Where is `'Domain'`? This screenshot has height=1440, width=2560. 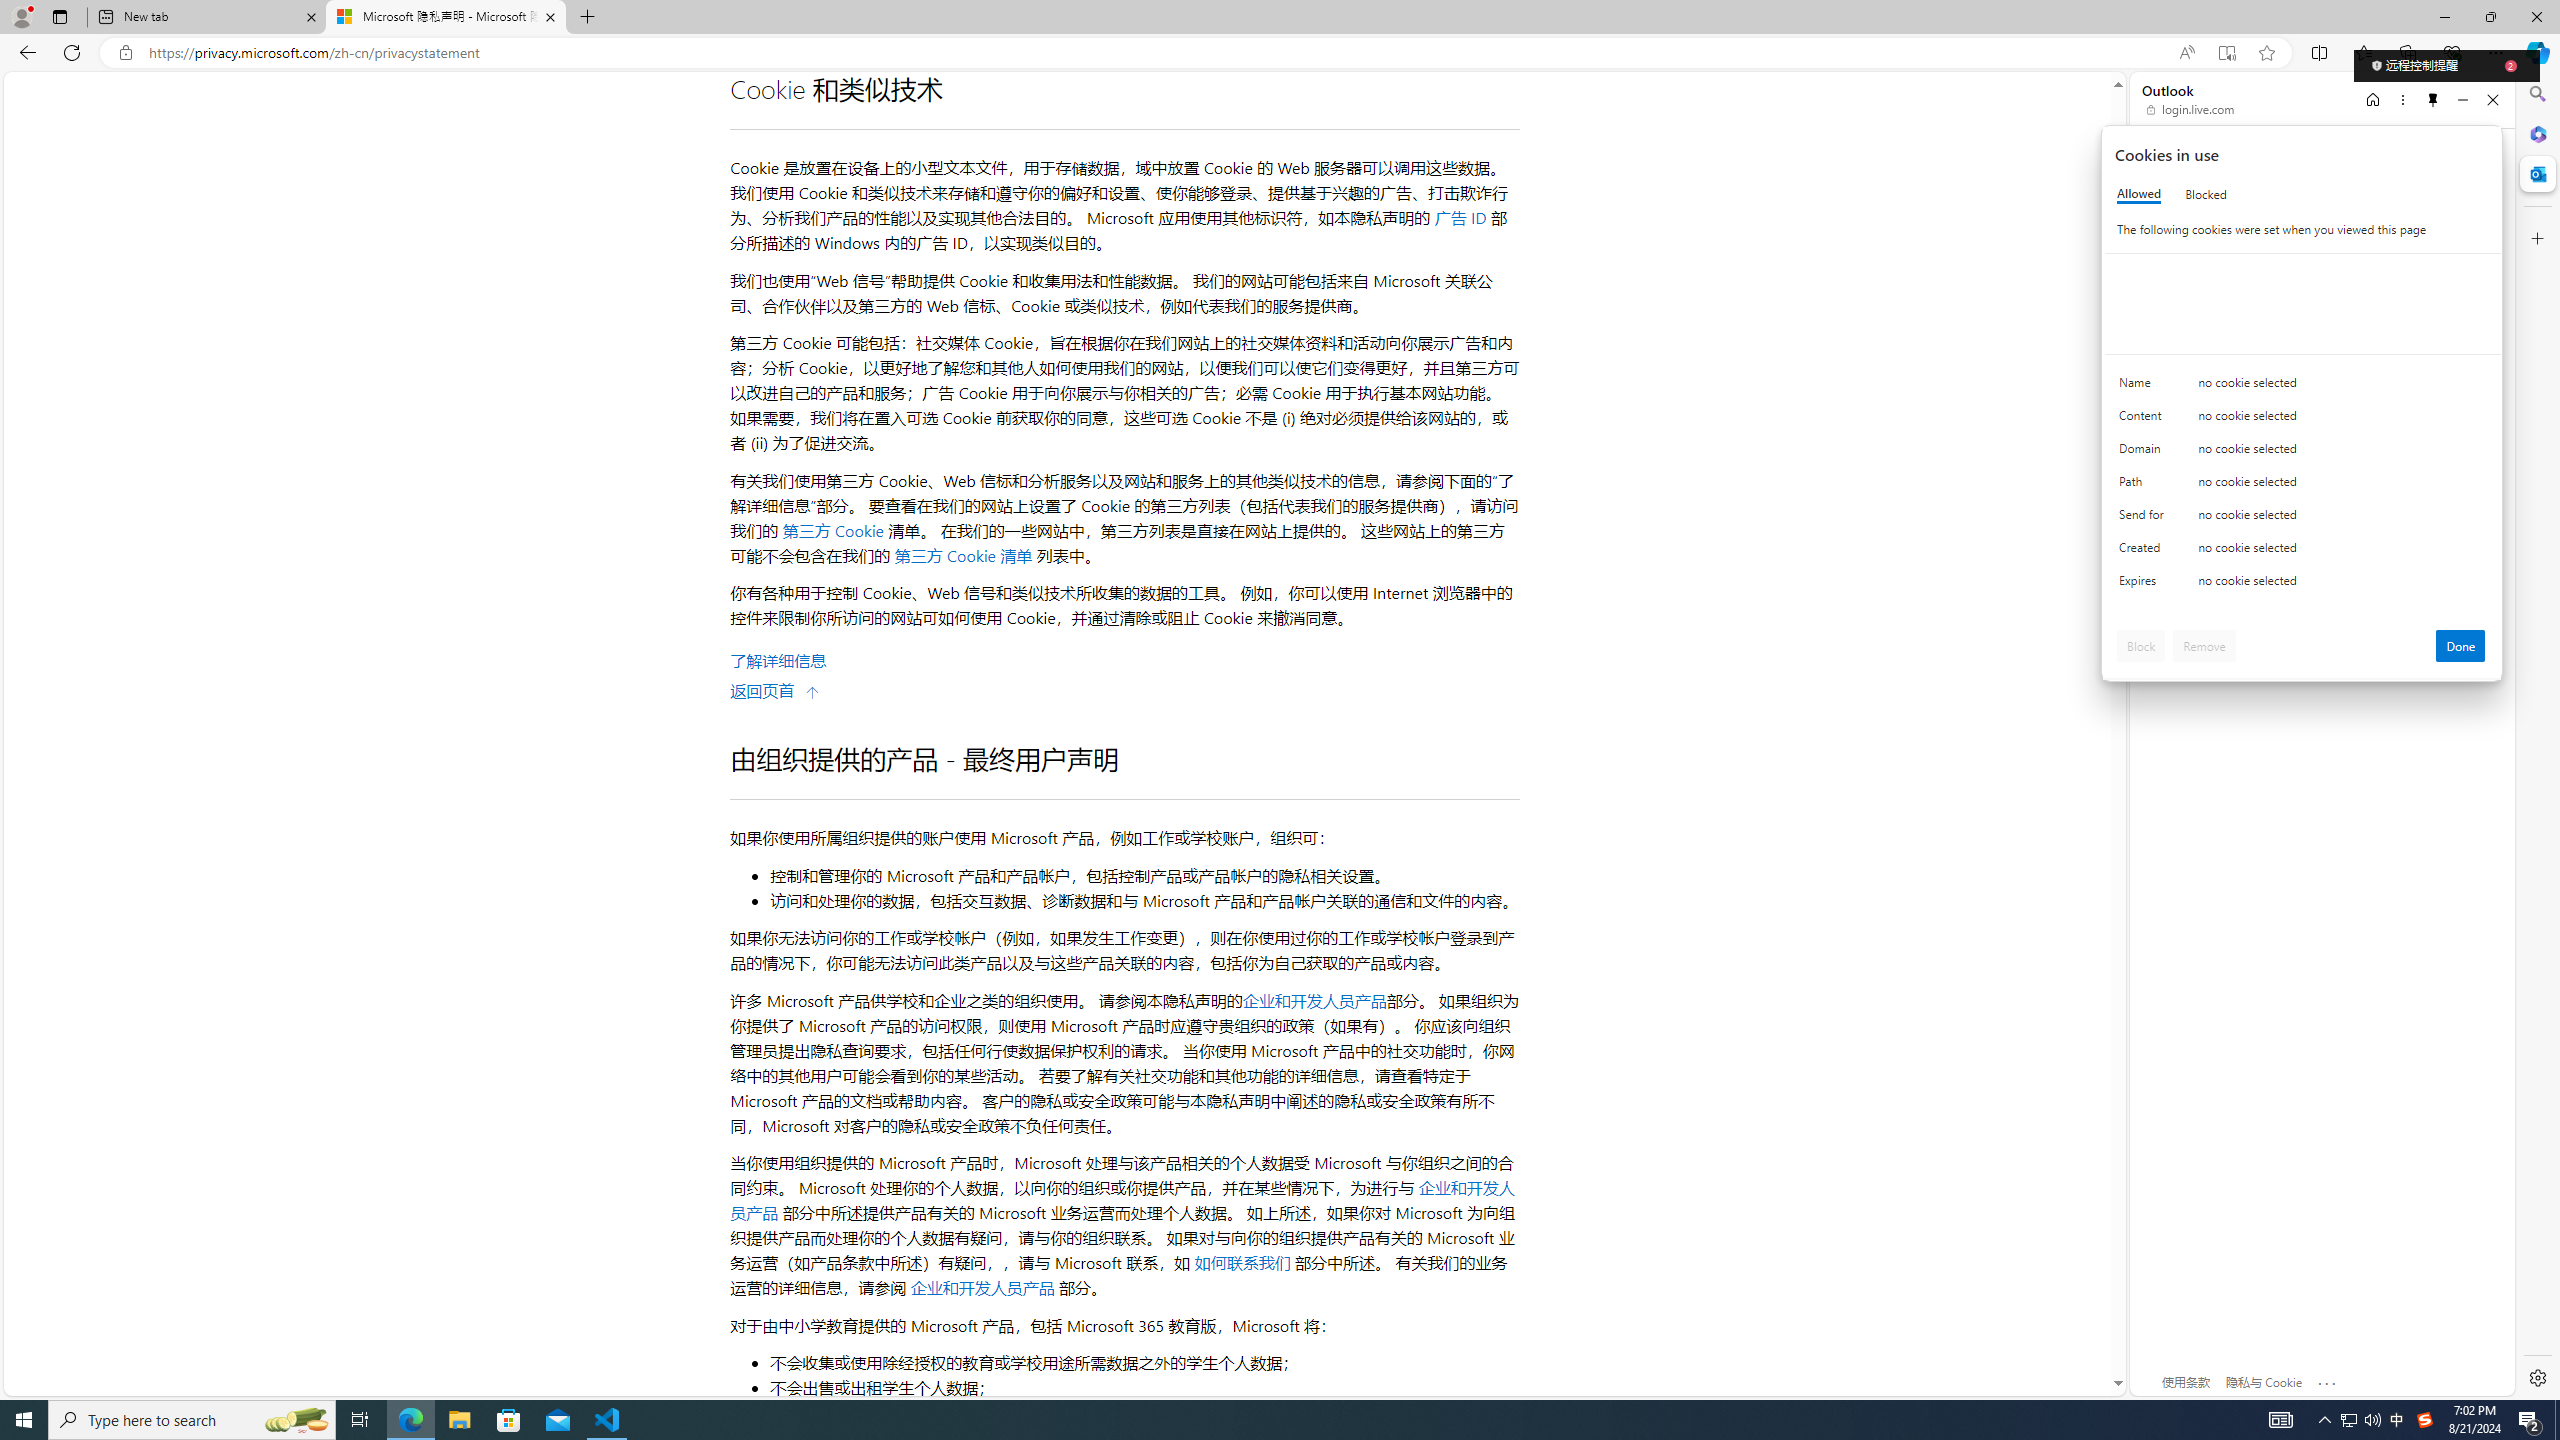
'Domain' is located at coordinates (2144, 452).